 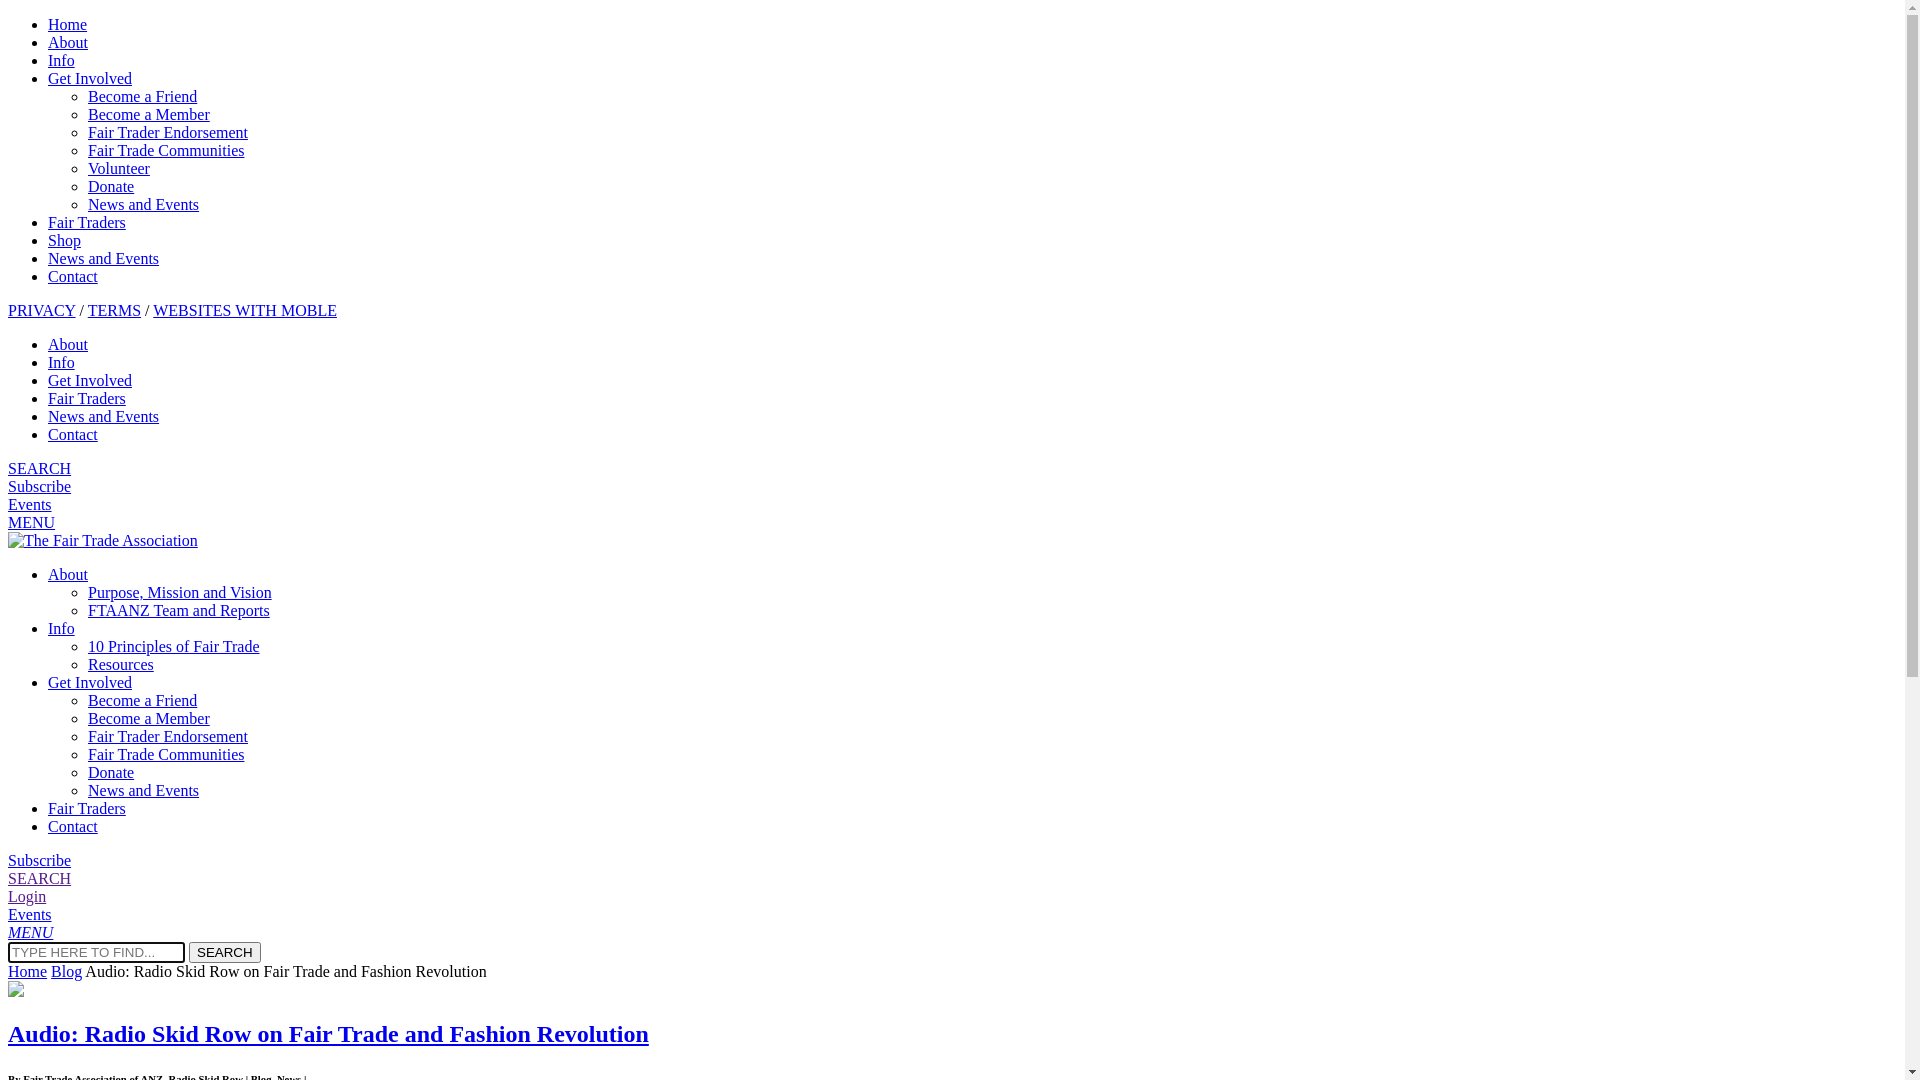 What do you see at coordinates (166, 149) in the screenshot?
I see `'Fair Trade Communities'` at bounding box center [166, 149].